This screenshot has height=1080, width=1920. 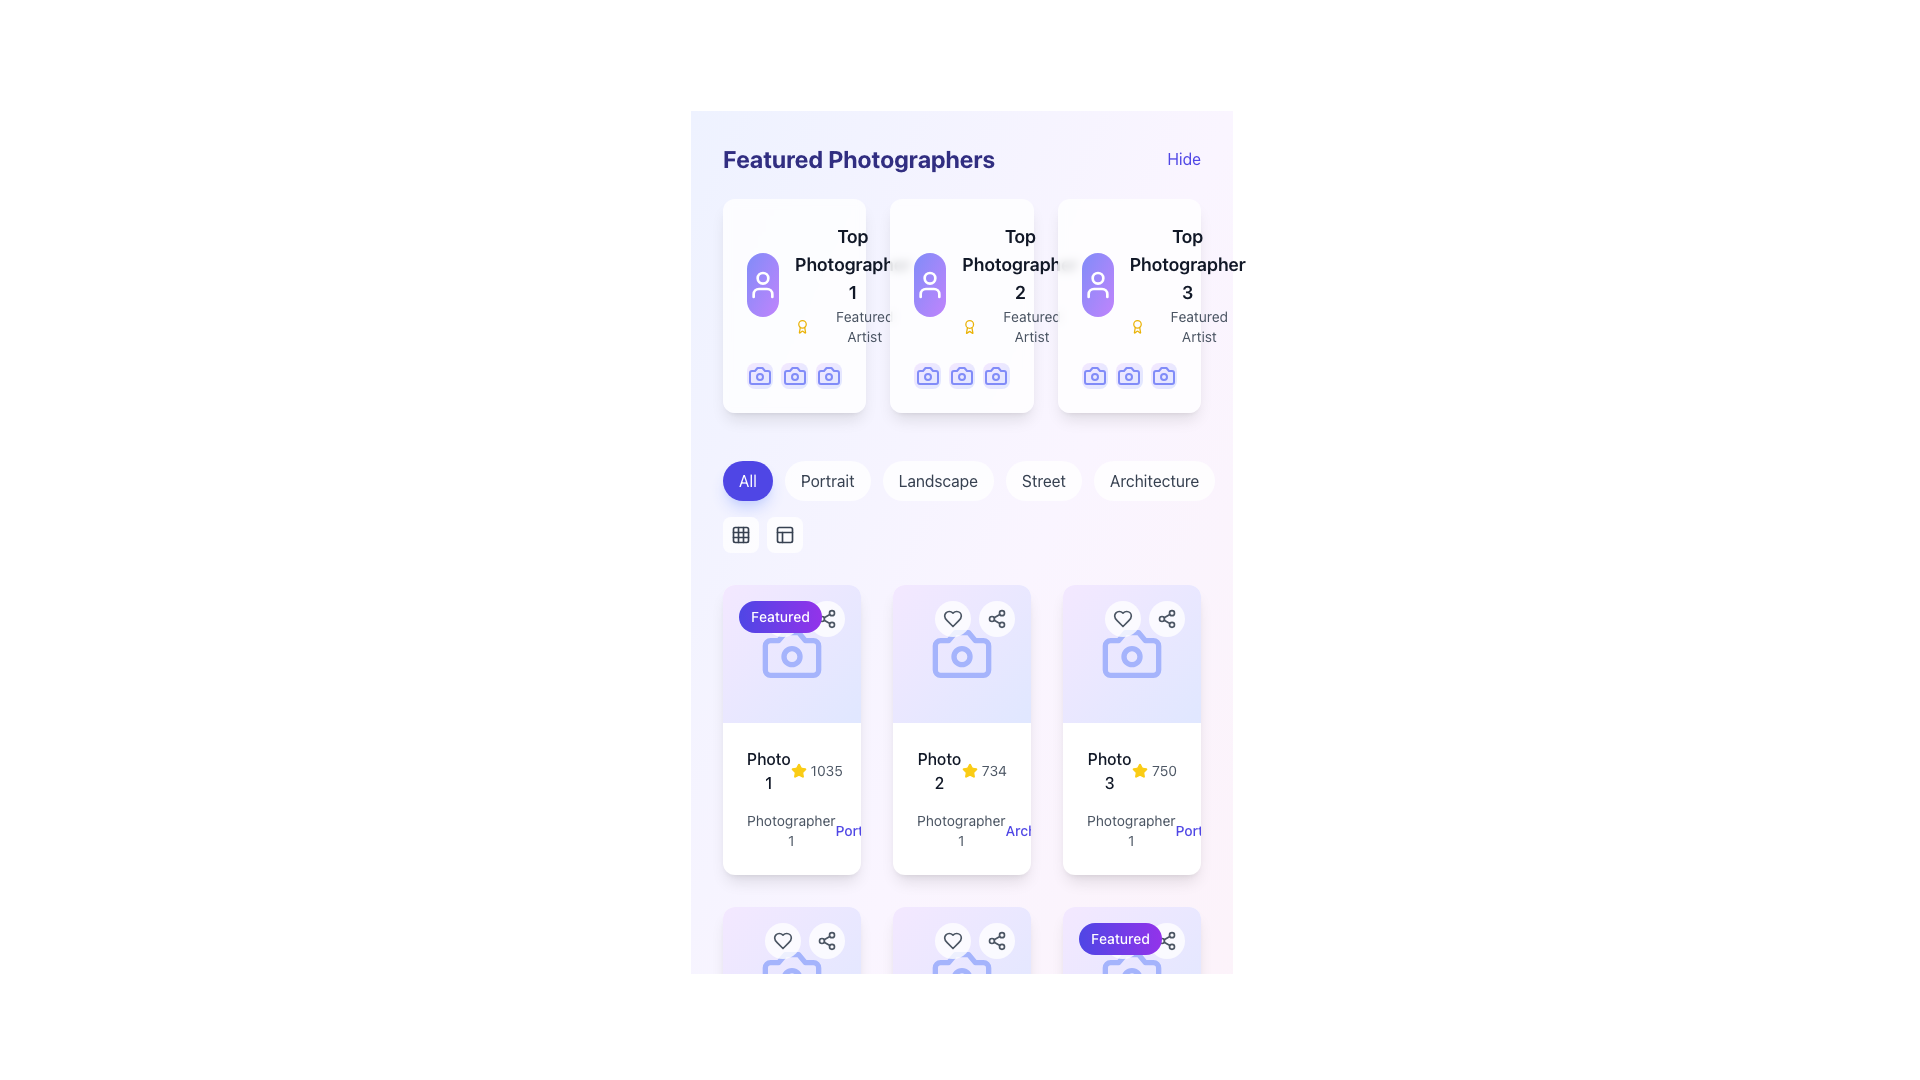 What do you see at coordinates (1184, 157) in the screenshot?
I see `the 'Hide' button, which is a blue text label styled as a button in the top-right corner of the 'Featured Photographers' section` at bounding box center [1184, 157].